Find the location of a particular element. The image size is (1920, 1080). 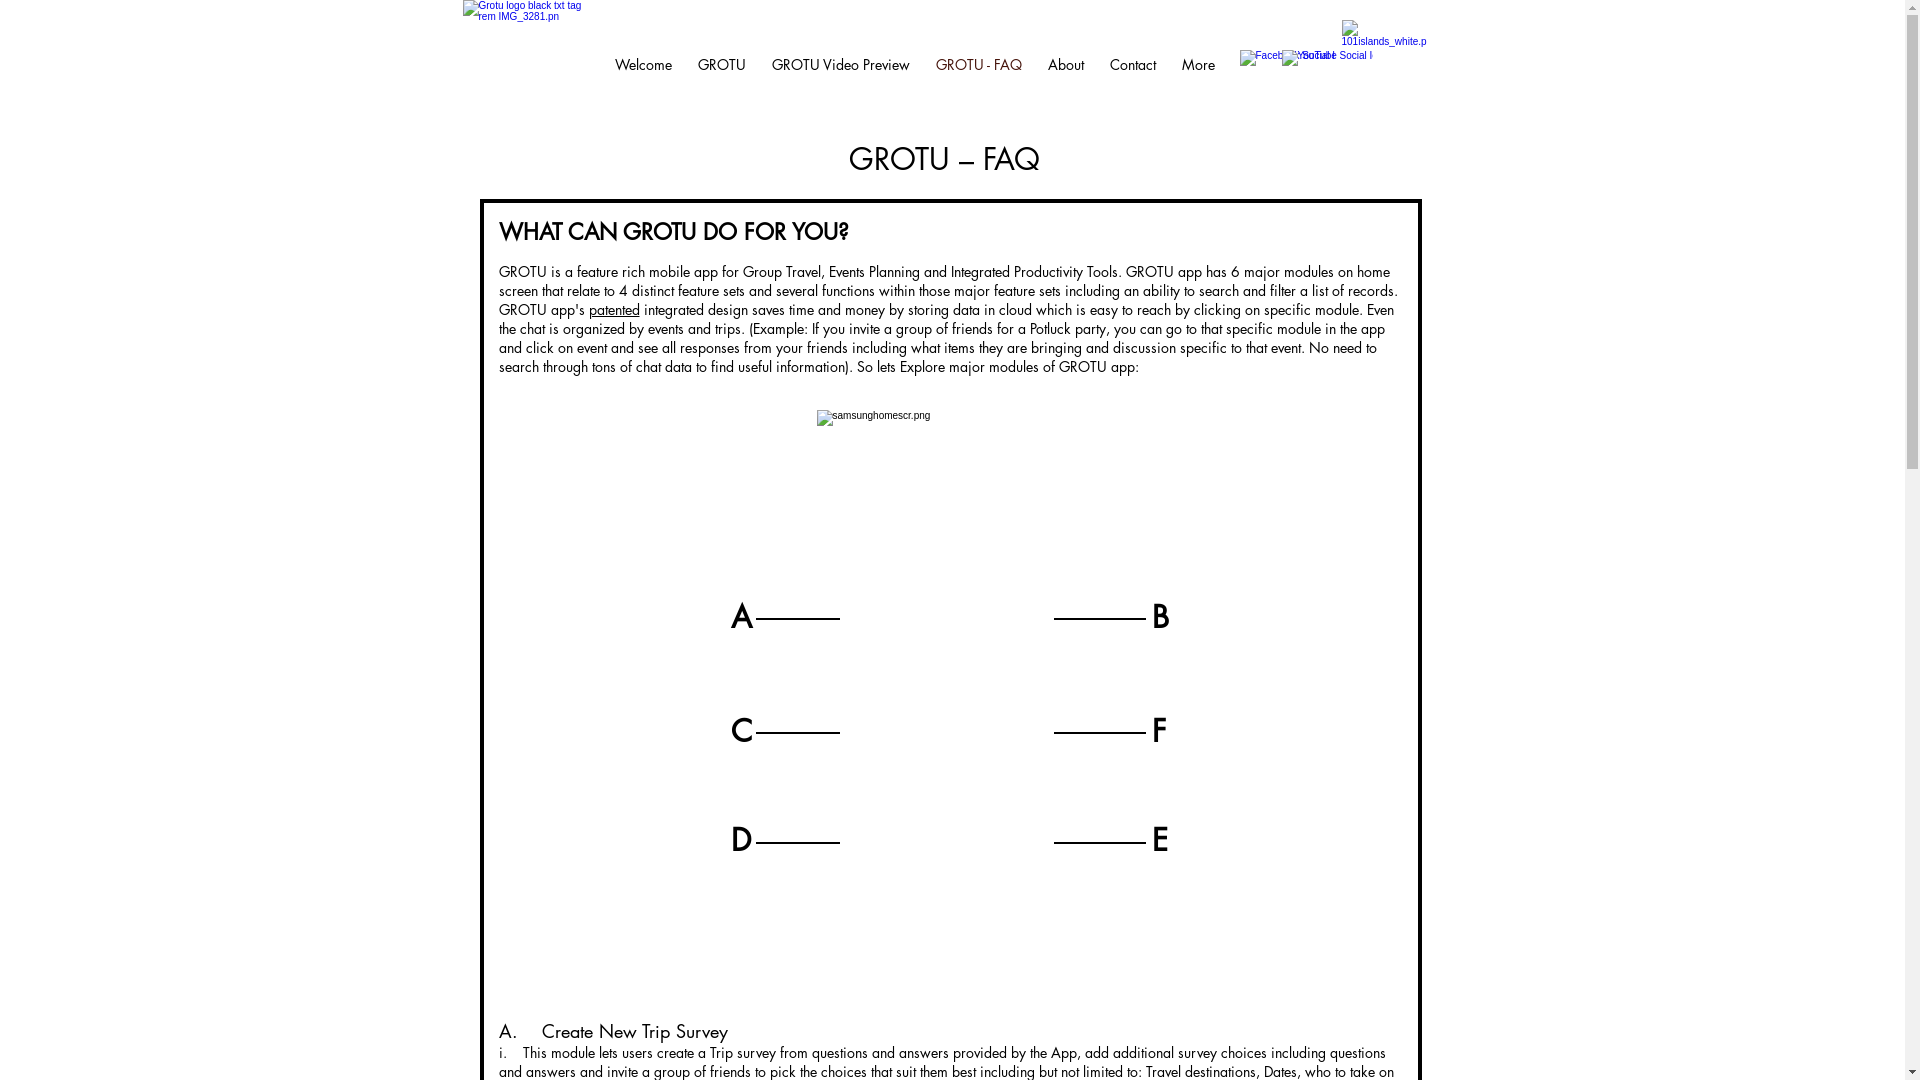

'Contact' is located at coordinates (1132, 64).